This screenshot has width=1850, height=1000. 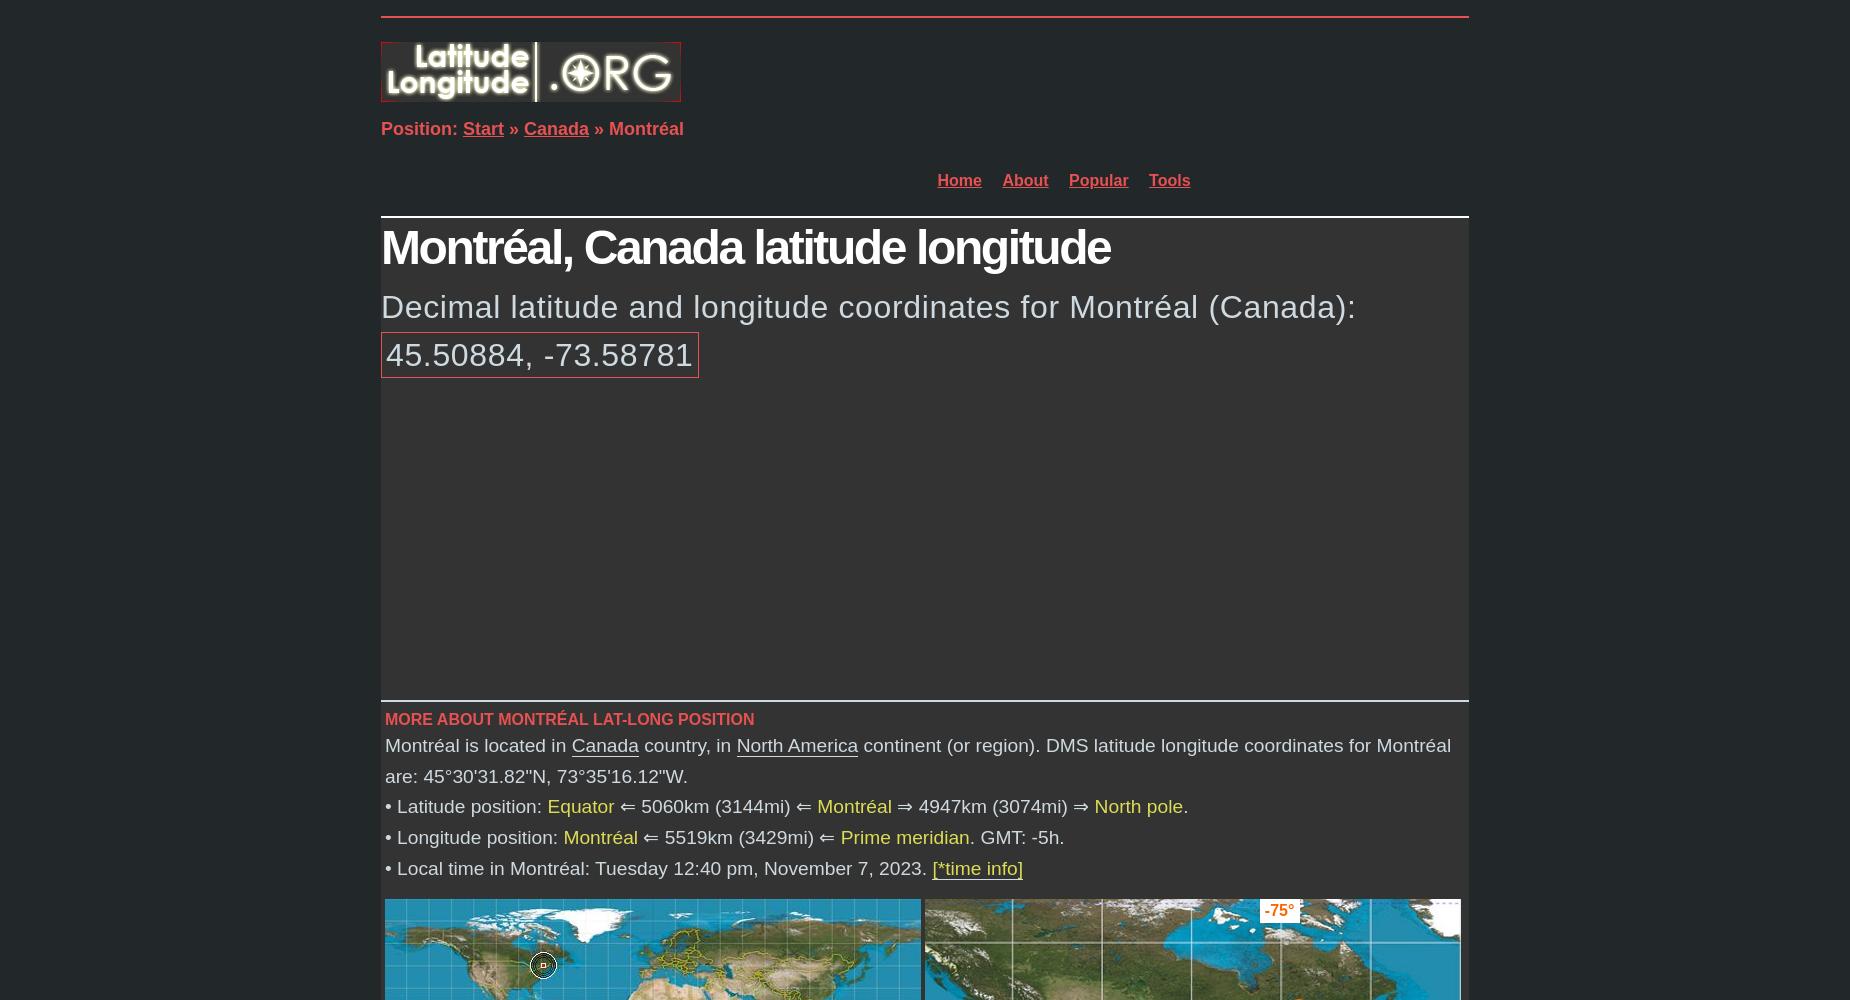 What do you see at coordinates (1137, 806) in the screenshot?
I see `'North pole'` at bounding box center [1137, 806].